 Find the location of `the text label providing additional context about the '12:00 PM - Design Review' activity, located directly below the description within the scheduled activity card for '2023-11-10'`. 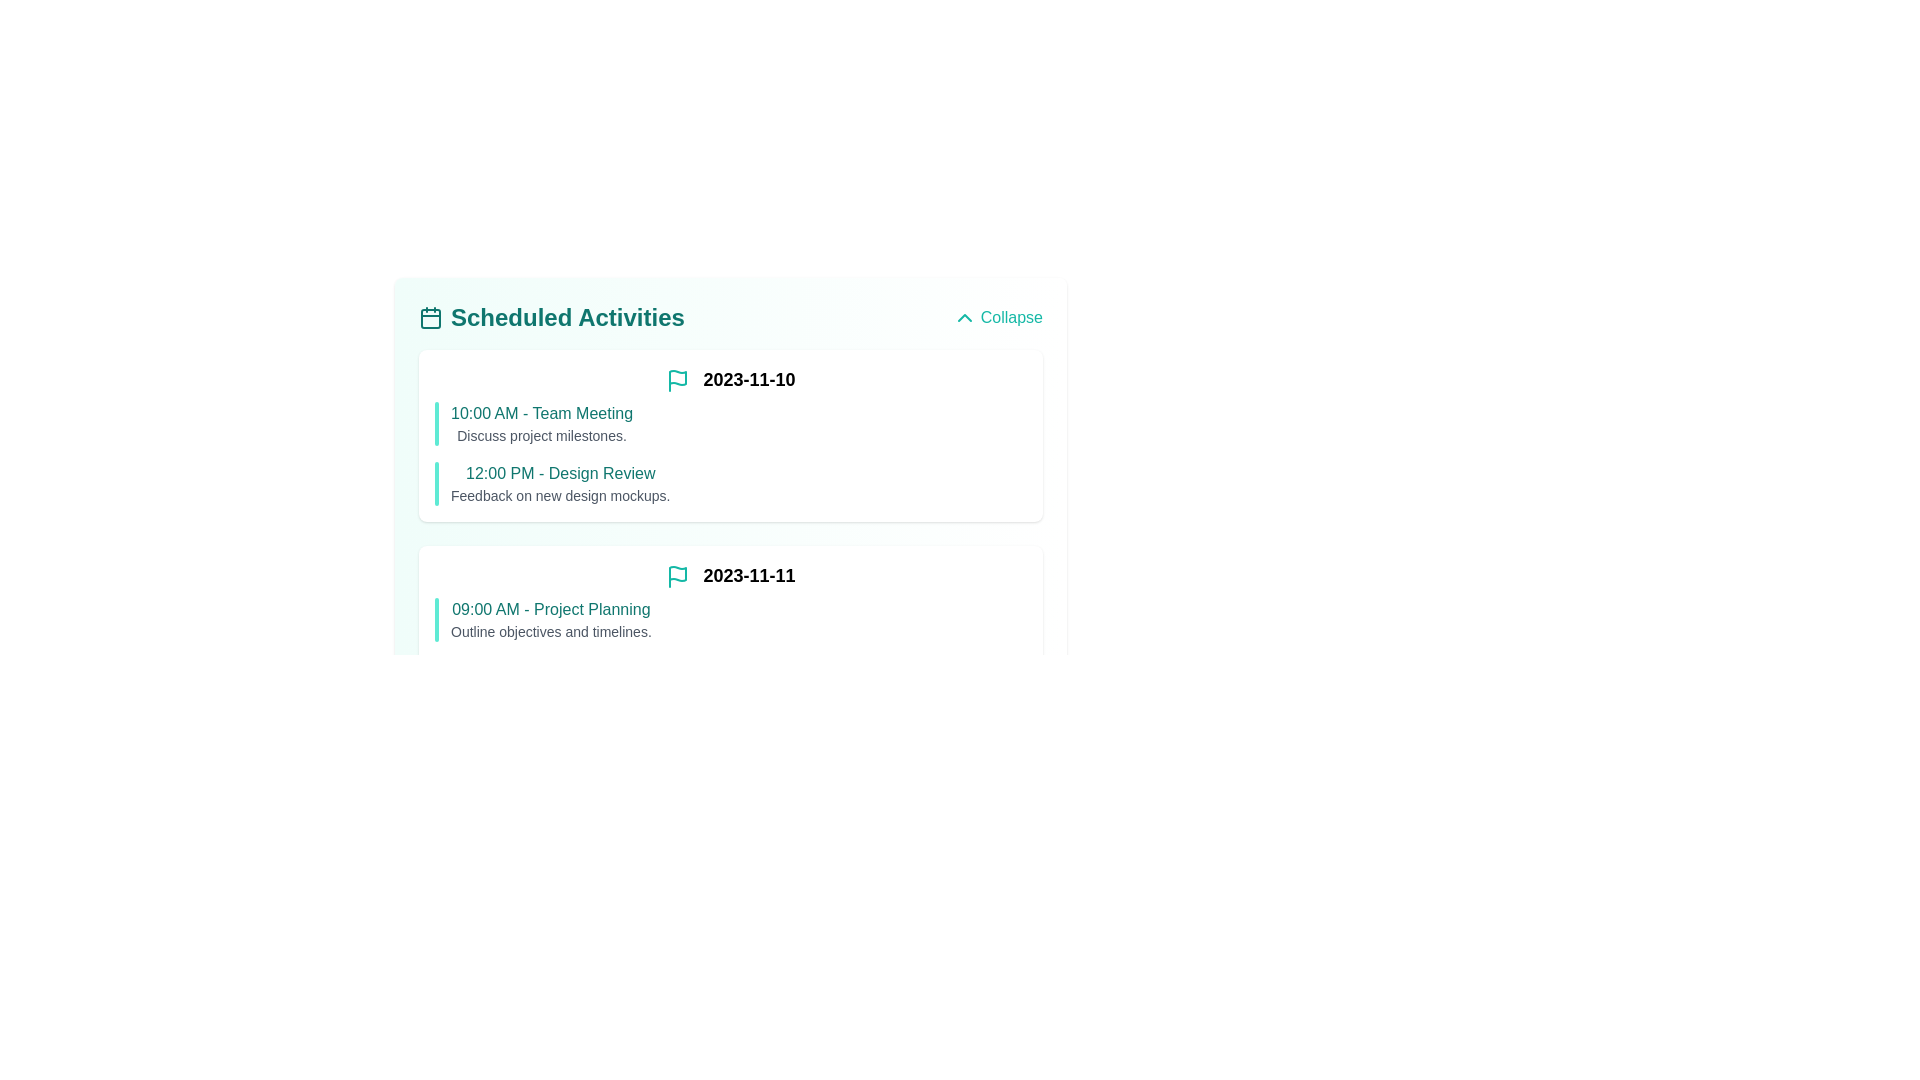

the text label providing additional context about the '12:00 PM - Design Review' activity, located directly below the description within the scheduled activity card for '2023-11-10' is located at coordinates (560, 495).